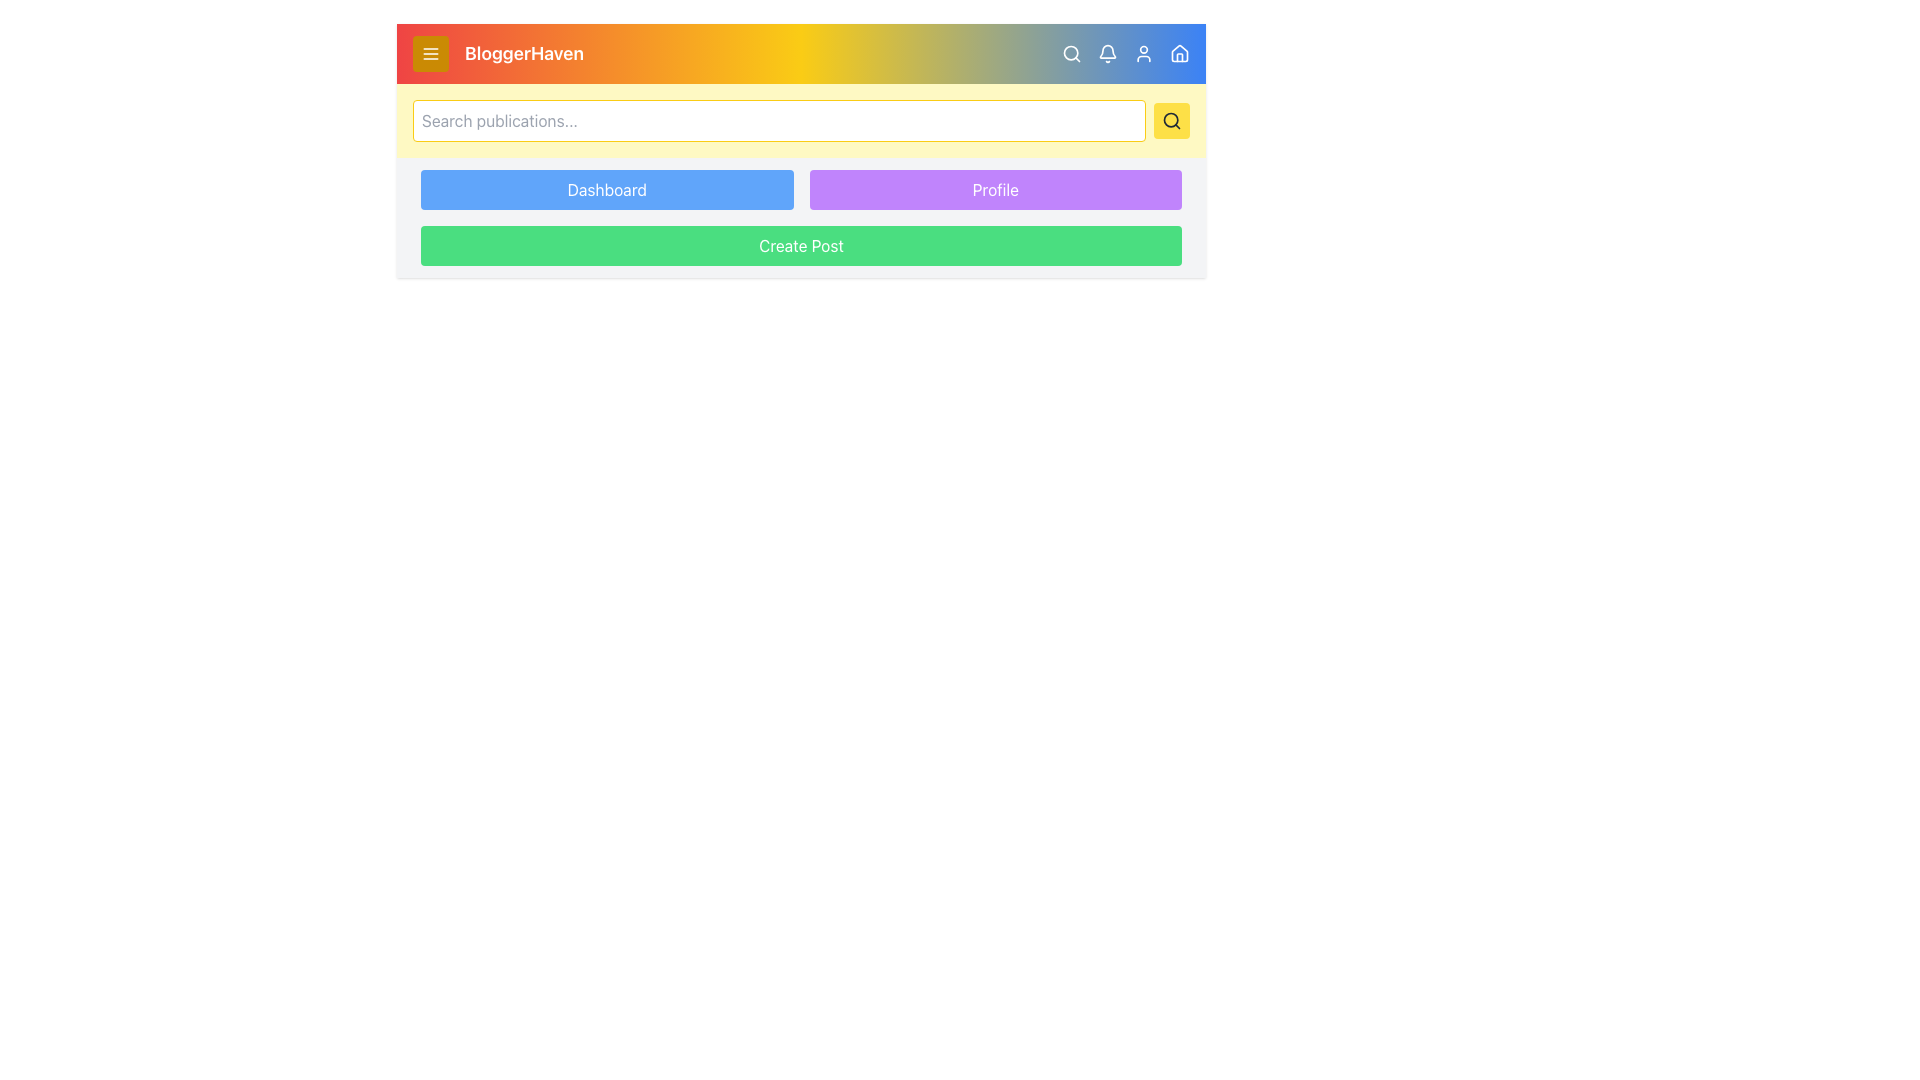 The image size is (1920, 1080). Describe the element at coordinates (778, 120) in the screenshot. I see `the prominent search bar located centrally in the top section of the interface` at that location.